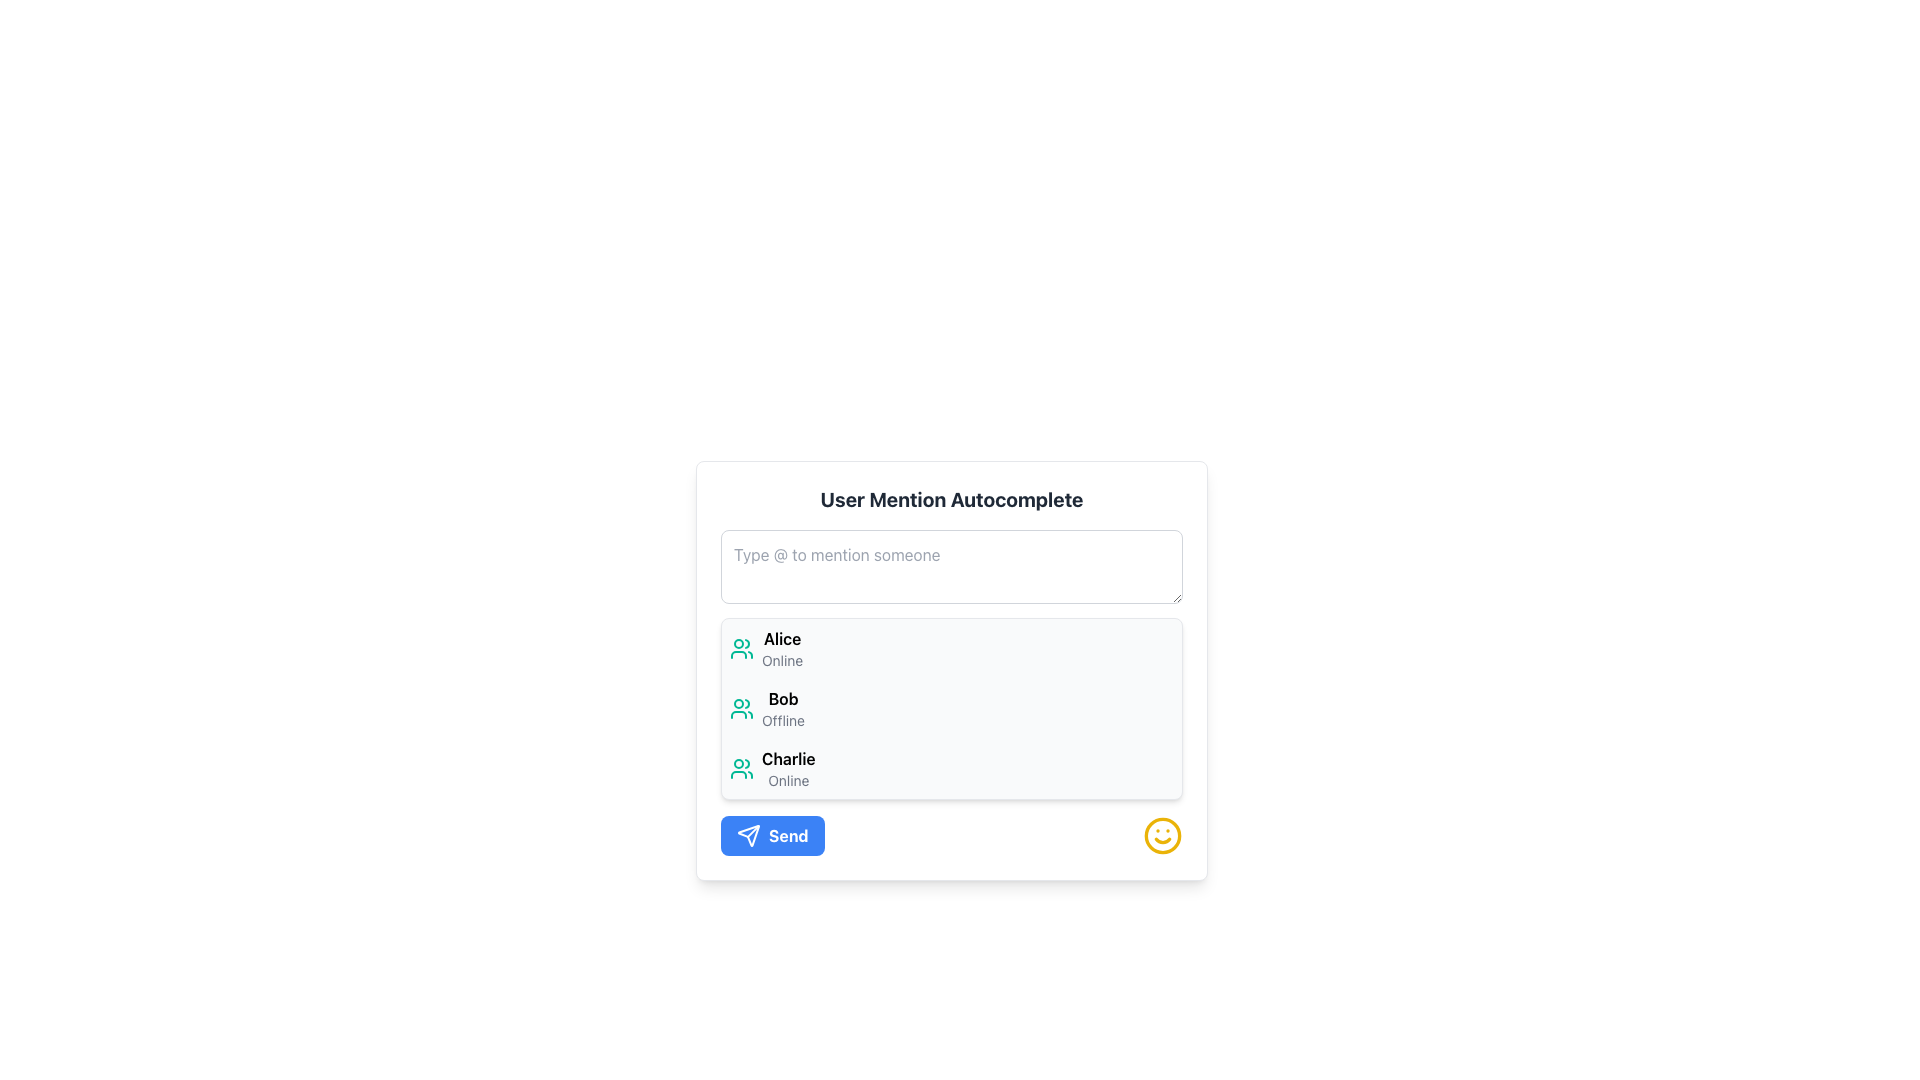 The width and height of the screenshot is (1920, 1080). What do you see at coordinates (781, 639) in the screenshot?
I see `the text label displaying the name 'Alice' in bold within the user mention autocomplete dropdown` at bounding box center [781, 639].